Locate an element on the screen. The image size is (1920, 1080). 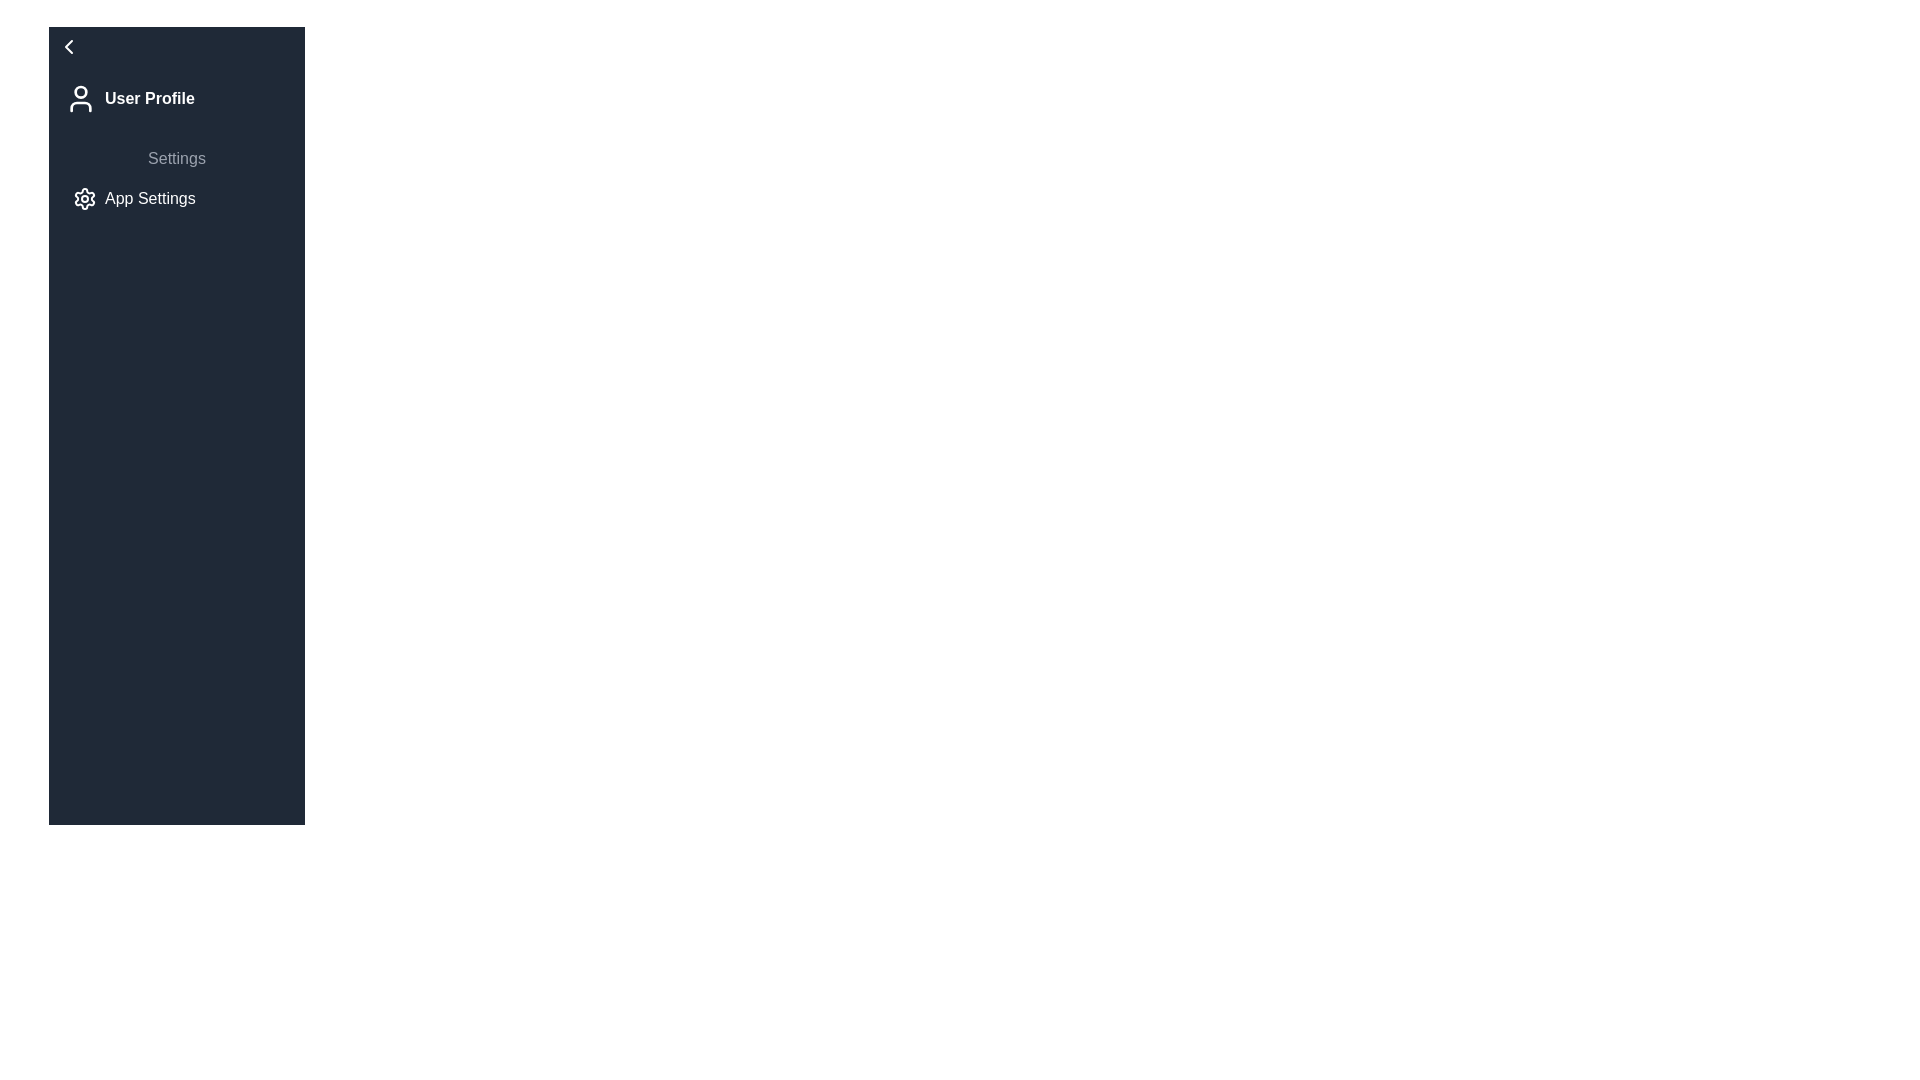
the navigational button located at the top of the vertical list on the left side of the interface is located at coordinates (177, 45).